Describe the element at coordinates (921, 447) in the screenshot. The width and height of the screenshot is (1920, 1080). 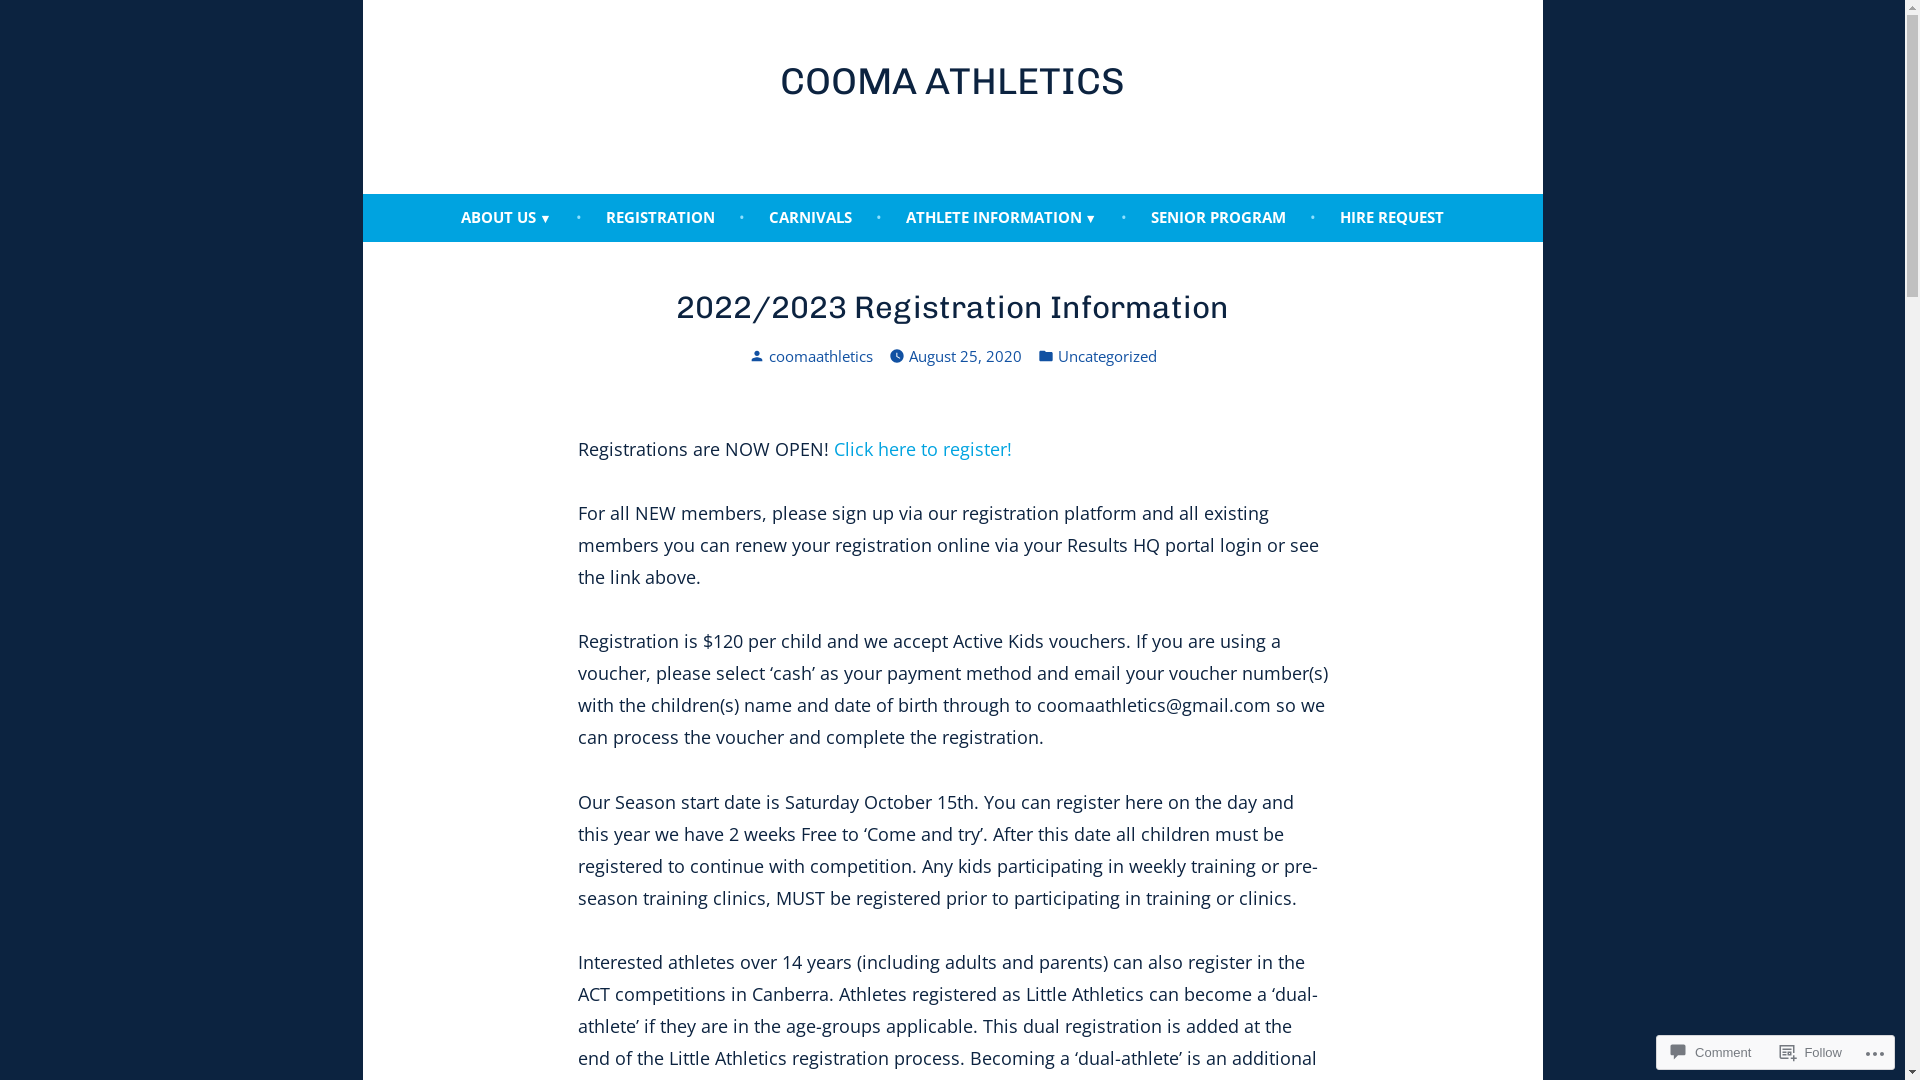
I see `'Click here to register!'` at that location.